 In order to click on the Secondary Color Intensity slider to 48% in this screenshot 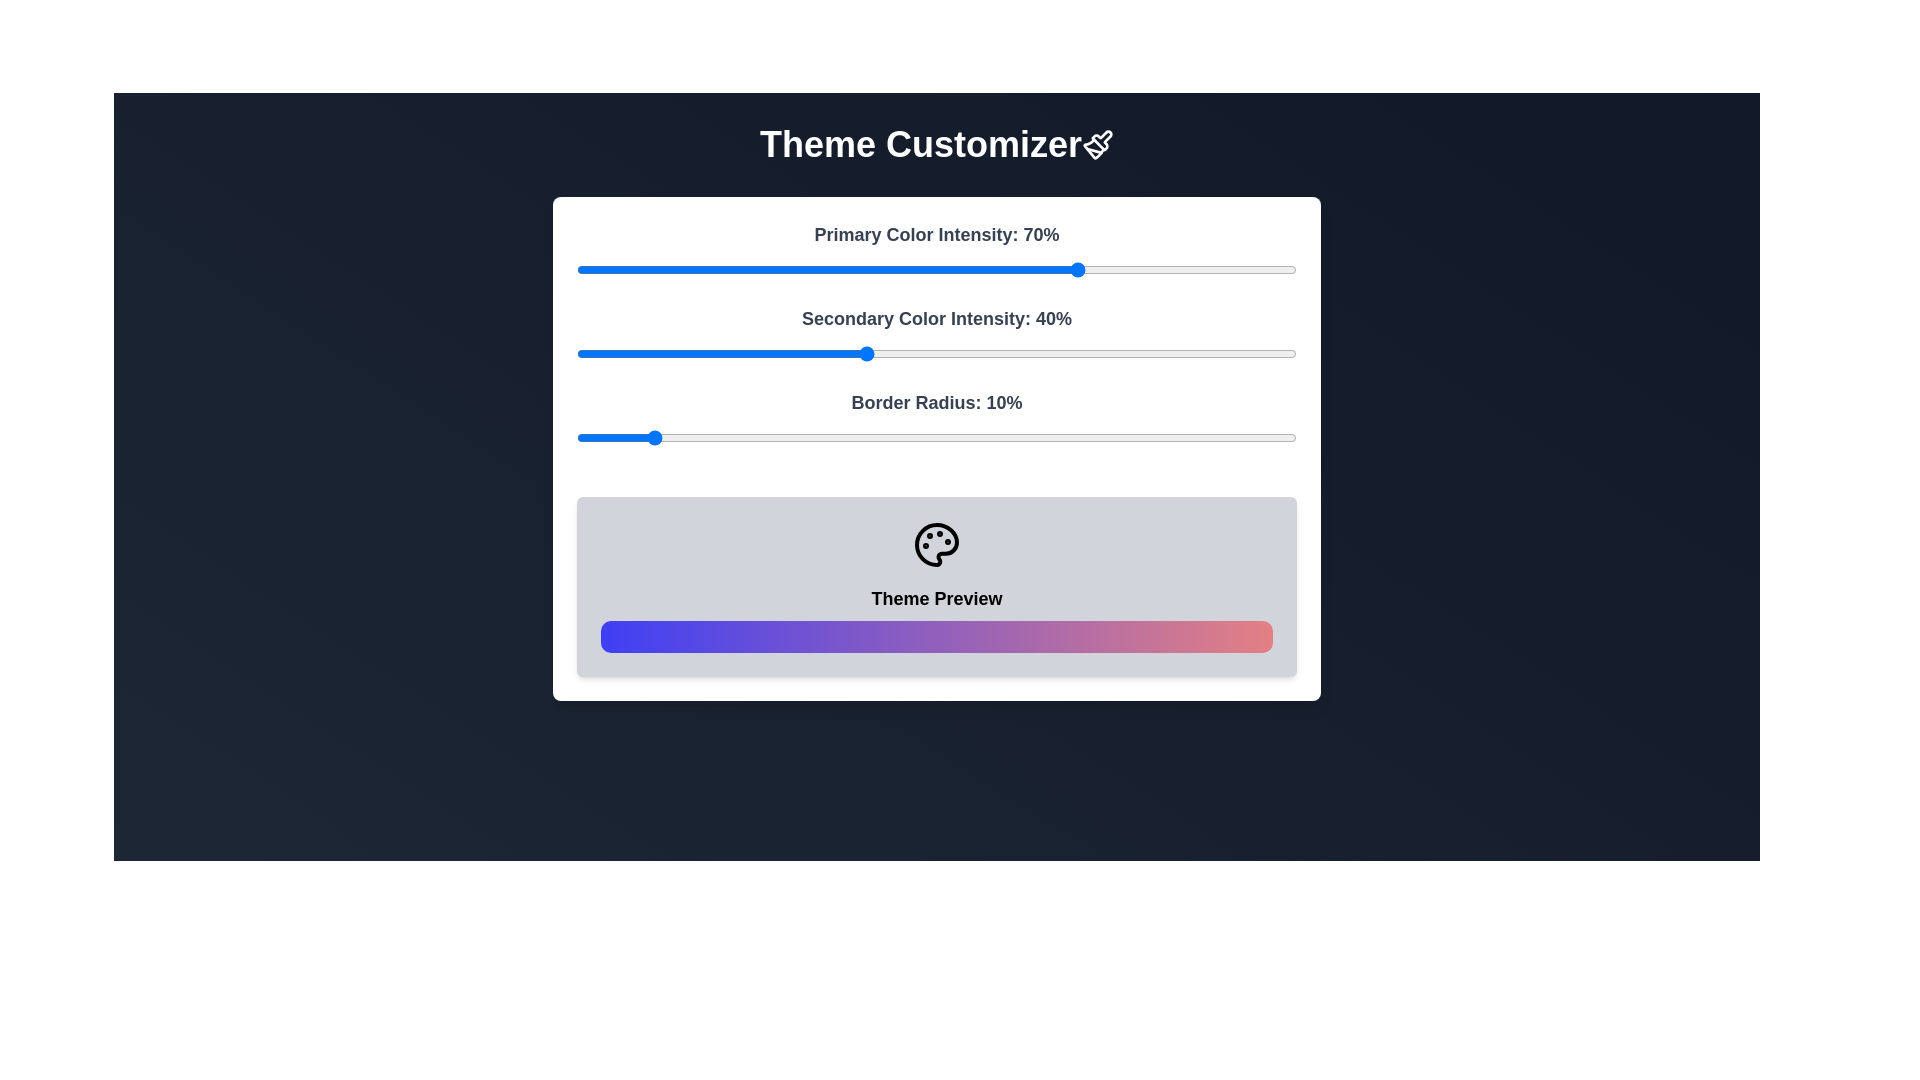, I will do `click(921, 353)`.